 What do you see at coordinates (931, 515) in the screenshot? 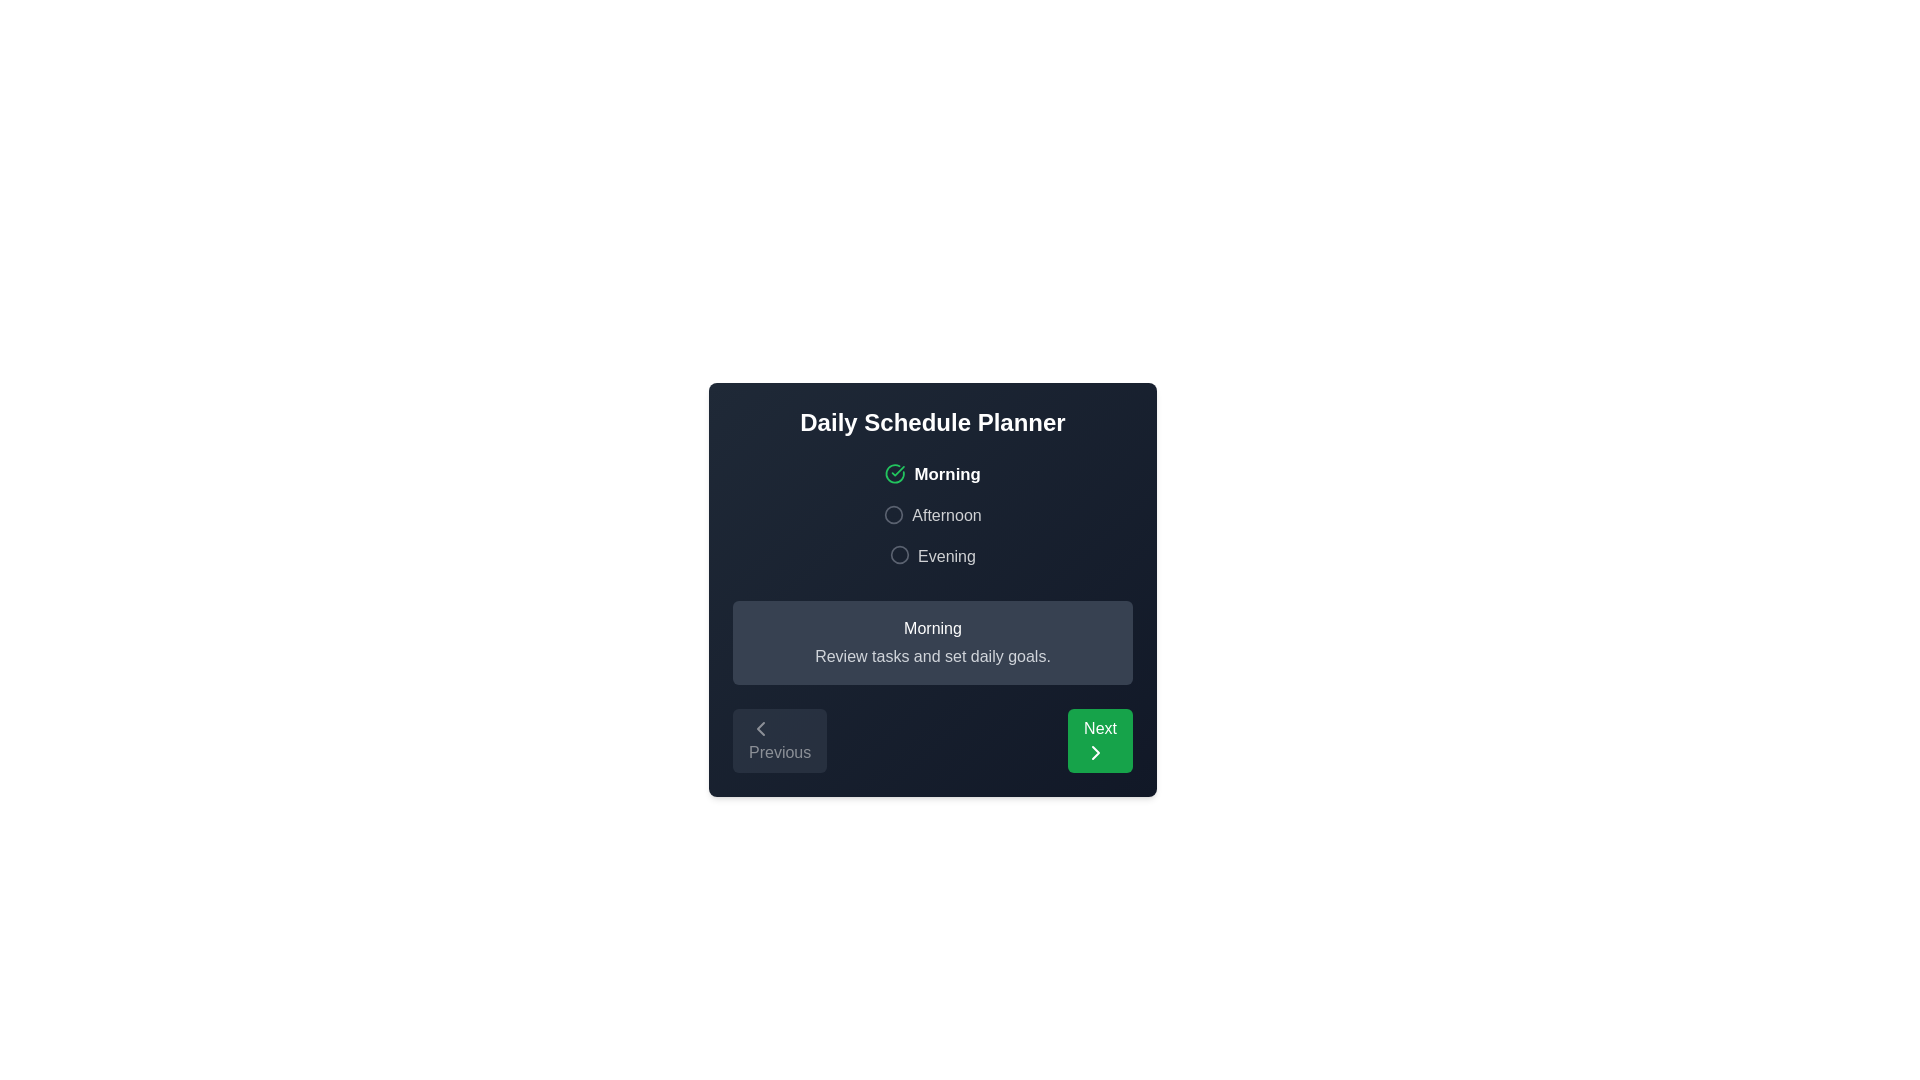
I see `the radio button labeled 'Afternoon'` at bounding box center [931, 515].